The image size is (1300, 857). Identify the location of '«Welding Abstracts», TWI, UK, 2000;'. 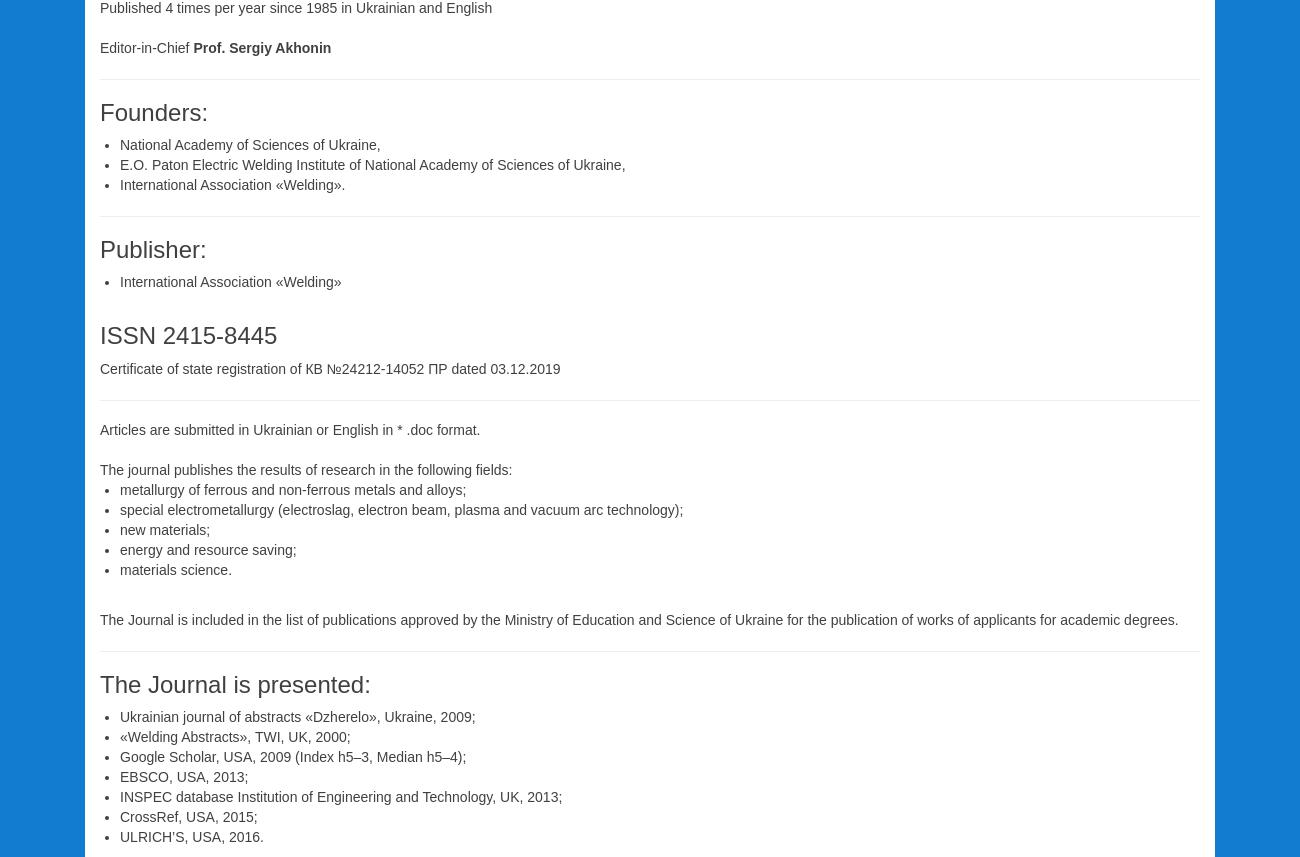
(234, 735).